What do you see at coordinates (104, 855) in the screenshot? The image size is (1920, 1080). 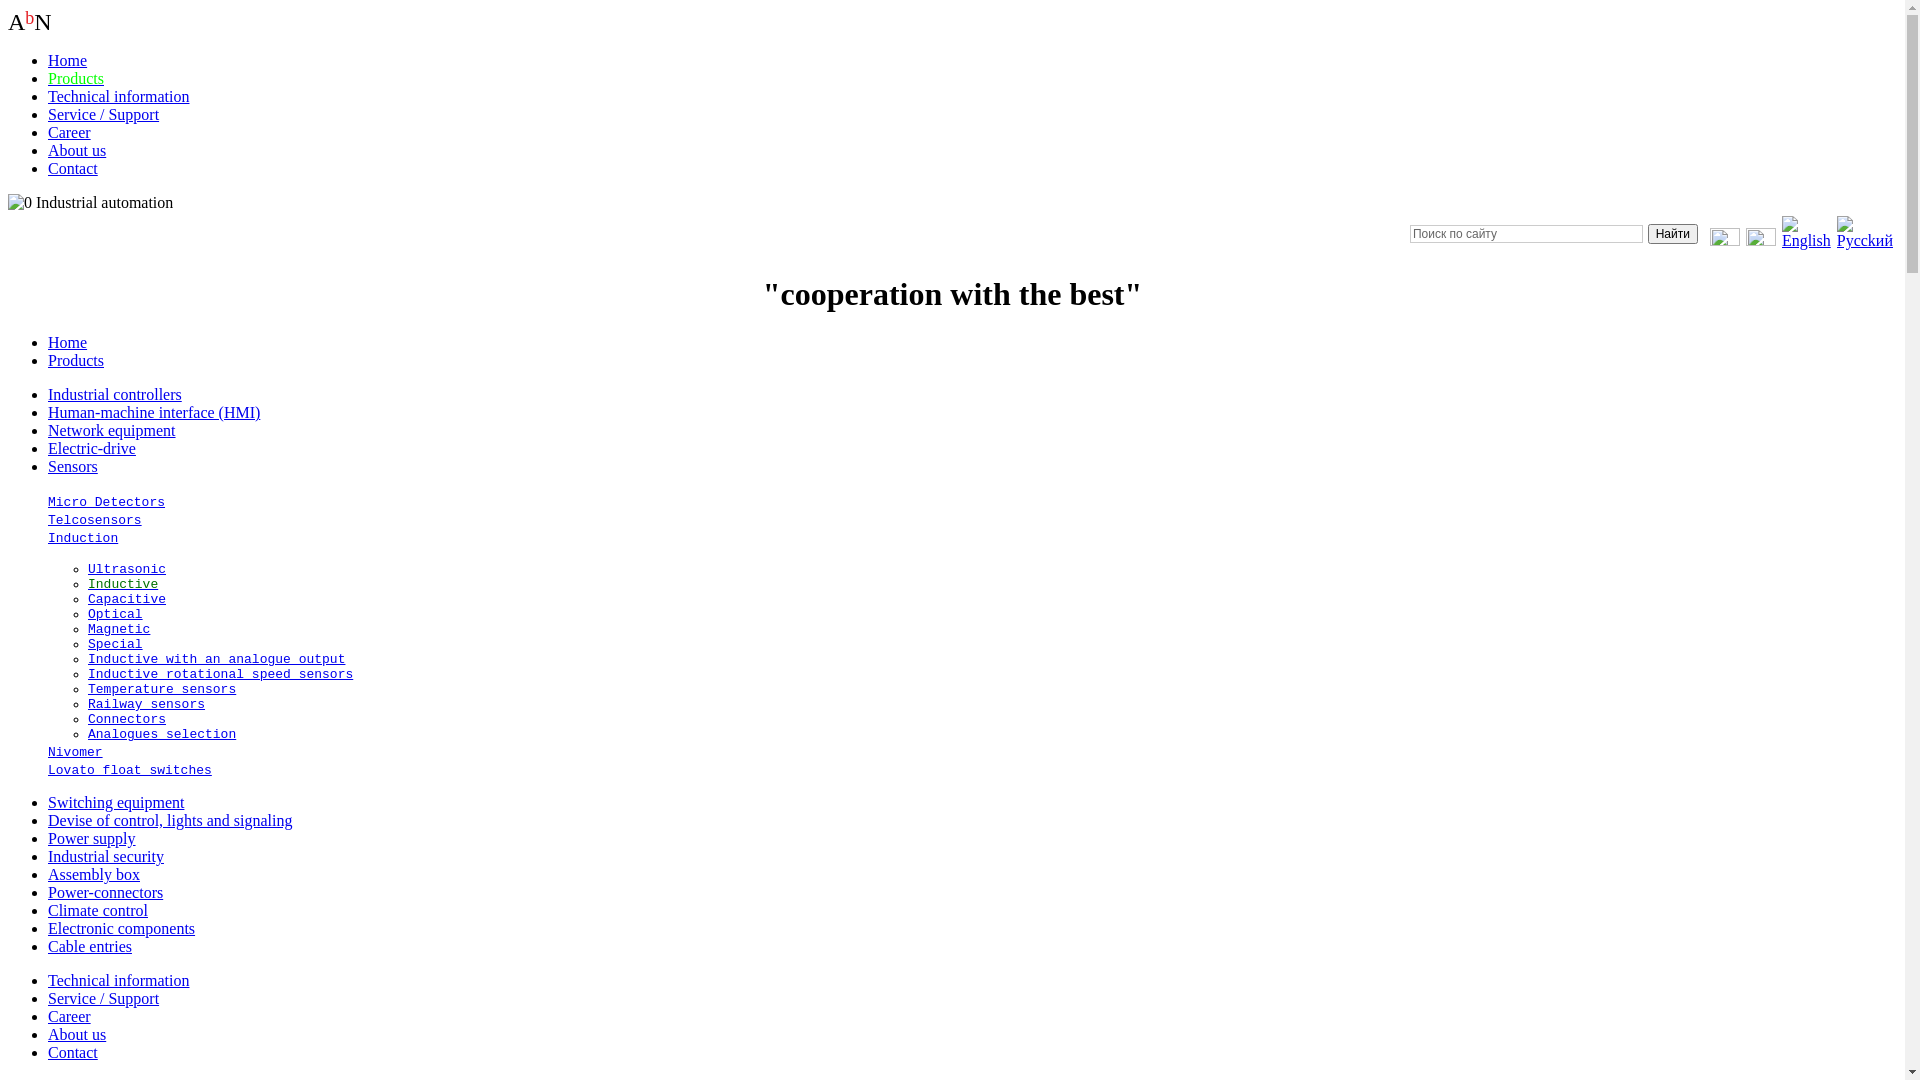 I see `'Industrial security'` at bounding box center [104, 855].